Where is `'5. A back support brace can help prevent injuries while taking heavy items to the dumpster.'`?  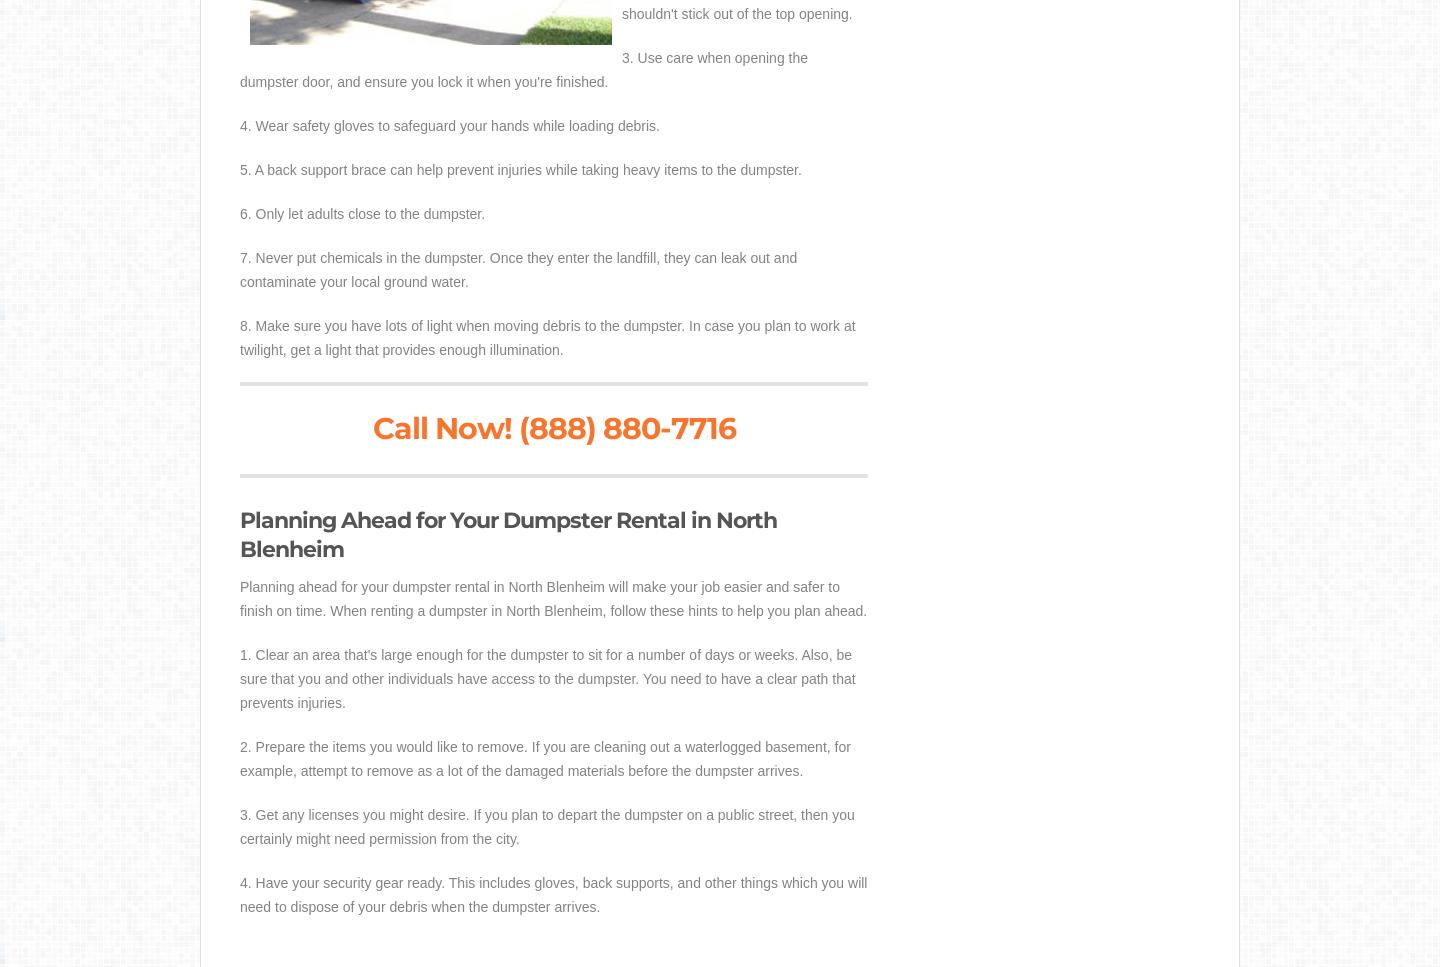 '5. A back support brace can help prevent injuries while taking heavy items to the dumpster.' is located at coordinates (519, 169).